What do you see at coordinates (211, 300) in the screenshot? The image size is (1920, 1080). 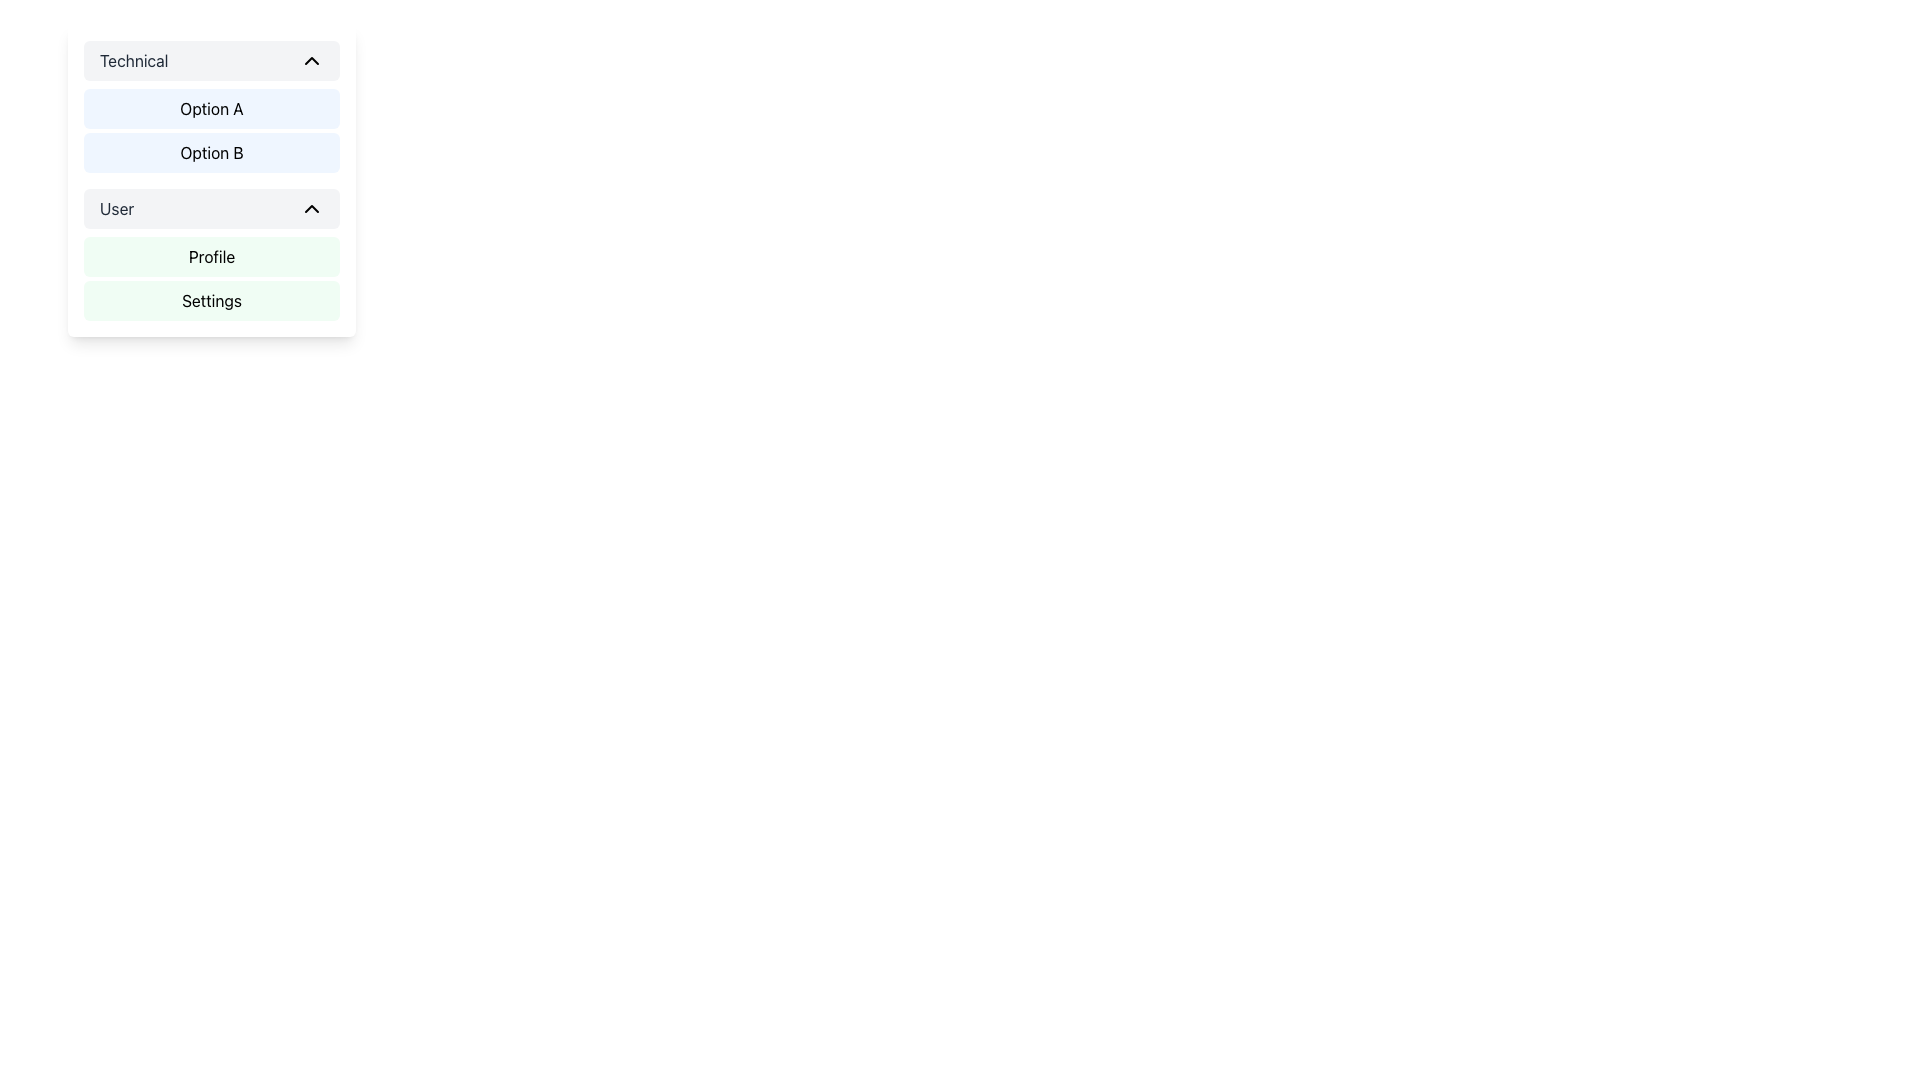 I see `the 'Settings' button, which is a rectangular button with a light green background located below the 'Profile' button in the user menu` at bounding box center [211, 300].